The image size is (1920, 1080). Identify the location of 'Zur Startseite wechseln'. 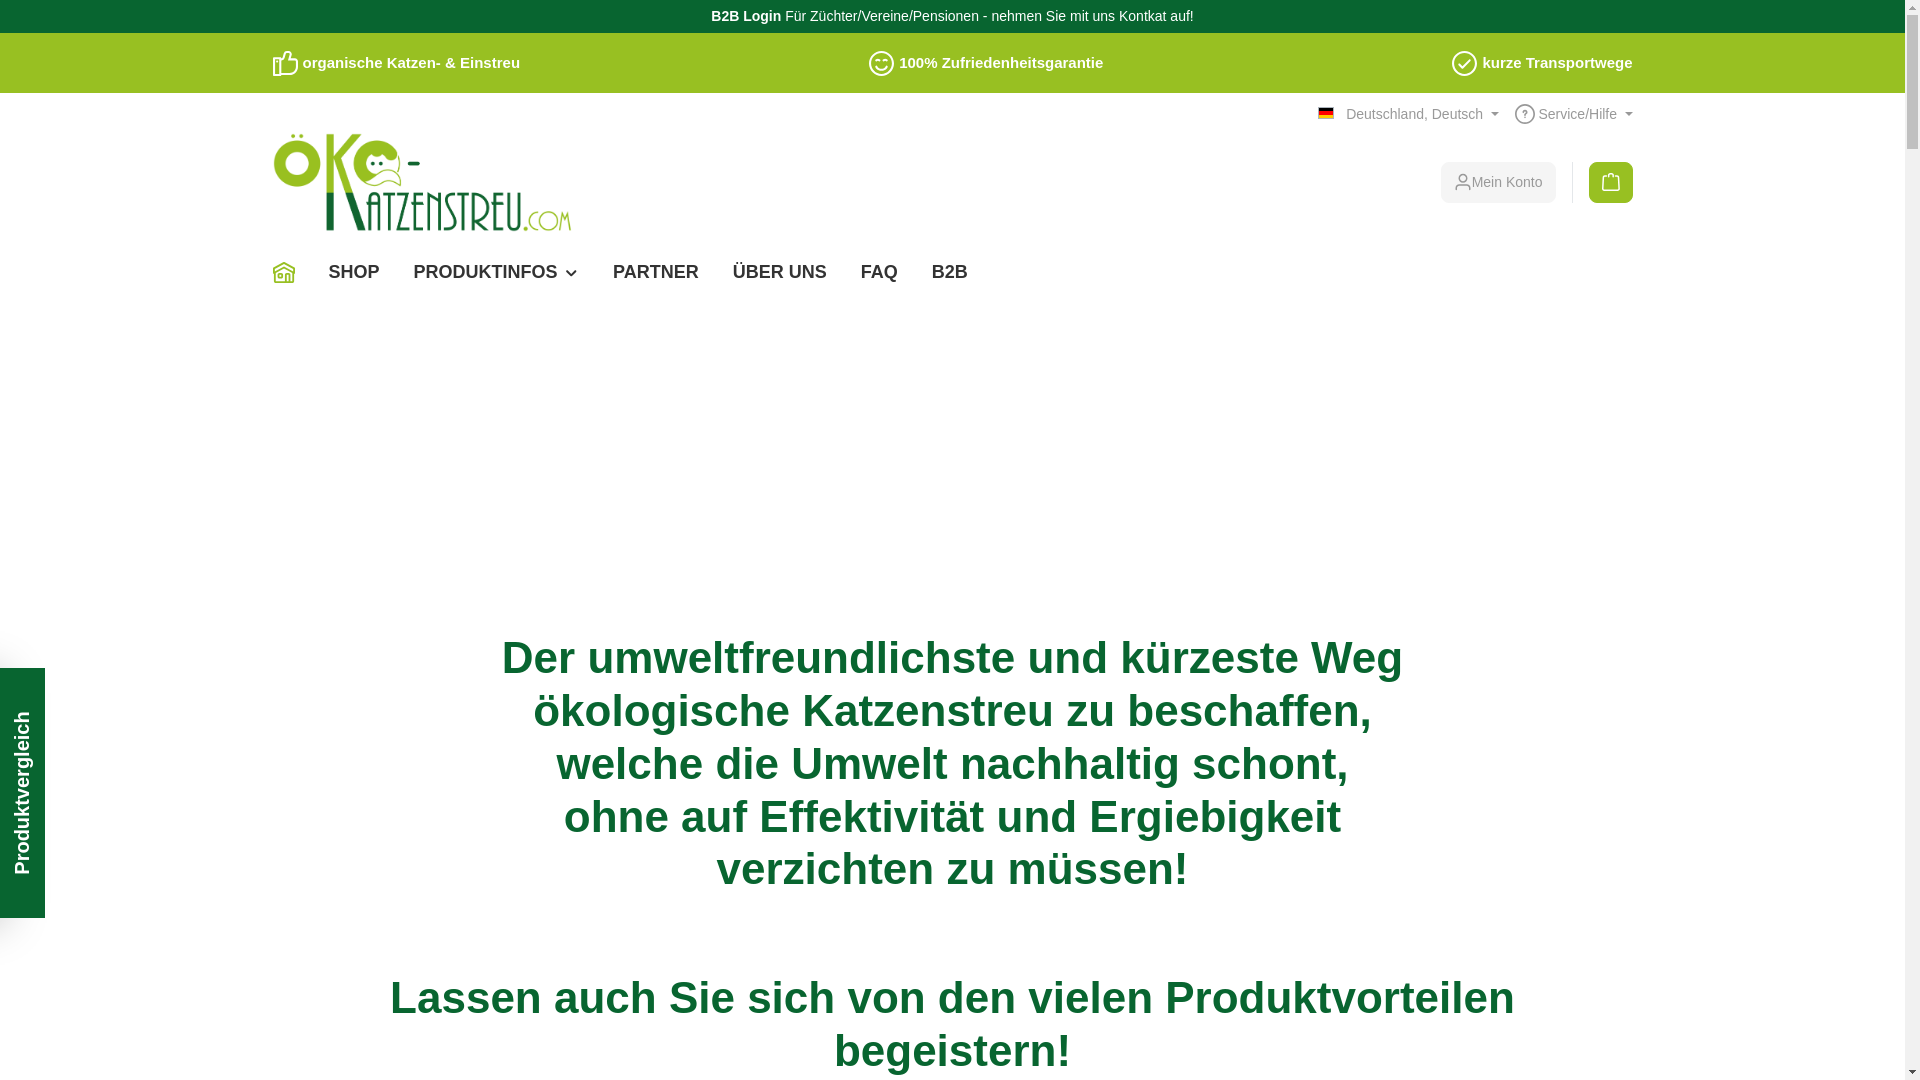
(421, 182).